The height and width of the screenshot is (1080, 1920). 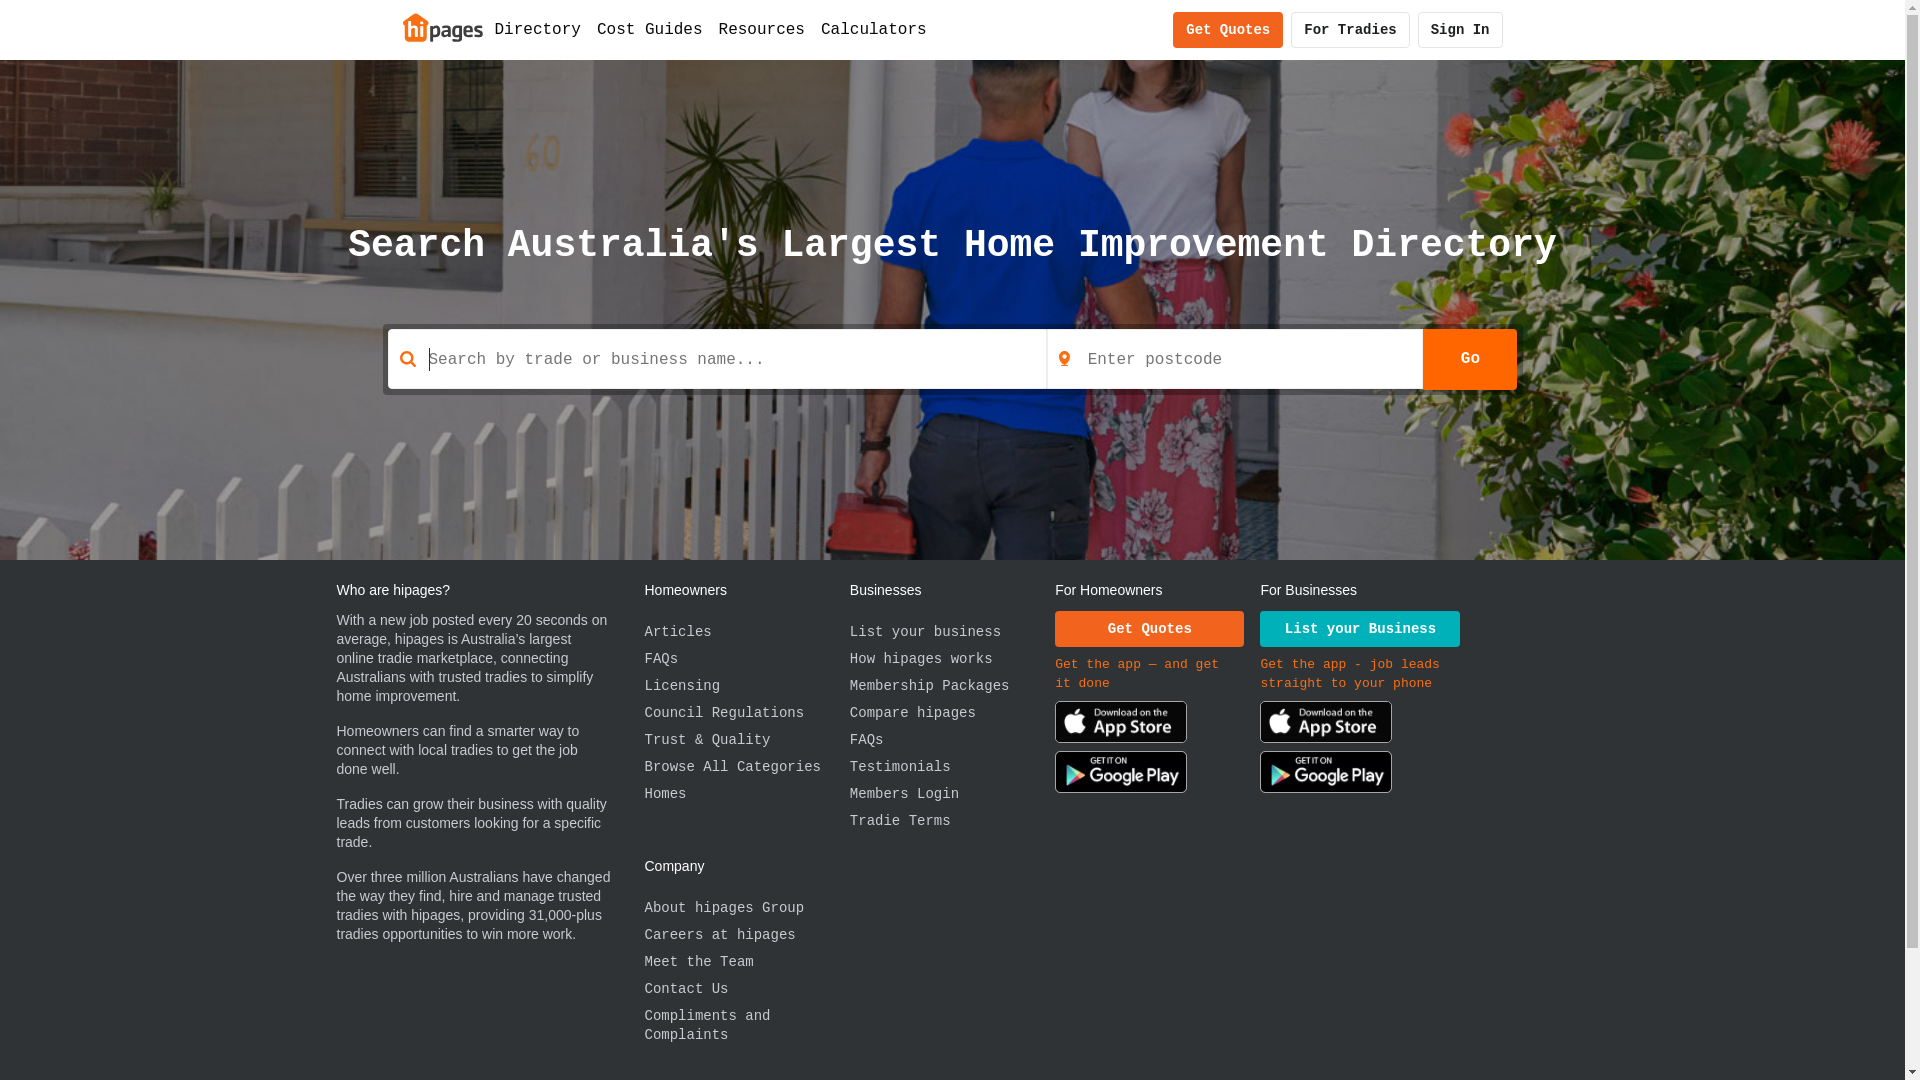 I want to click on 'Membership Packages', so click(x=951, y=685).